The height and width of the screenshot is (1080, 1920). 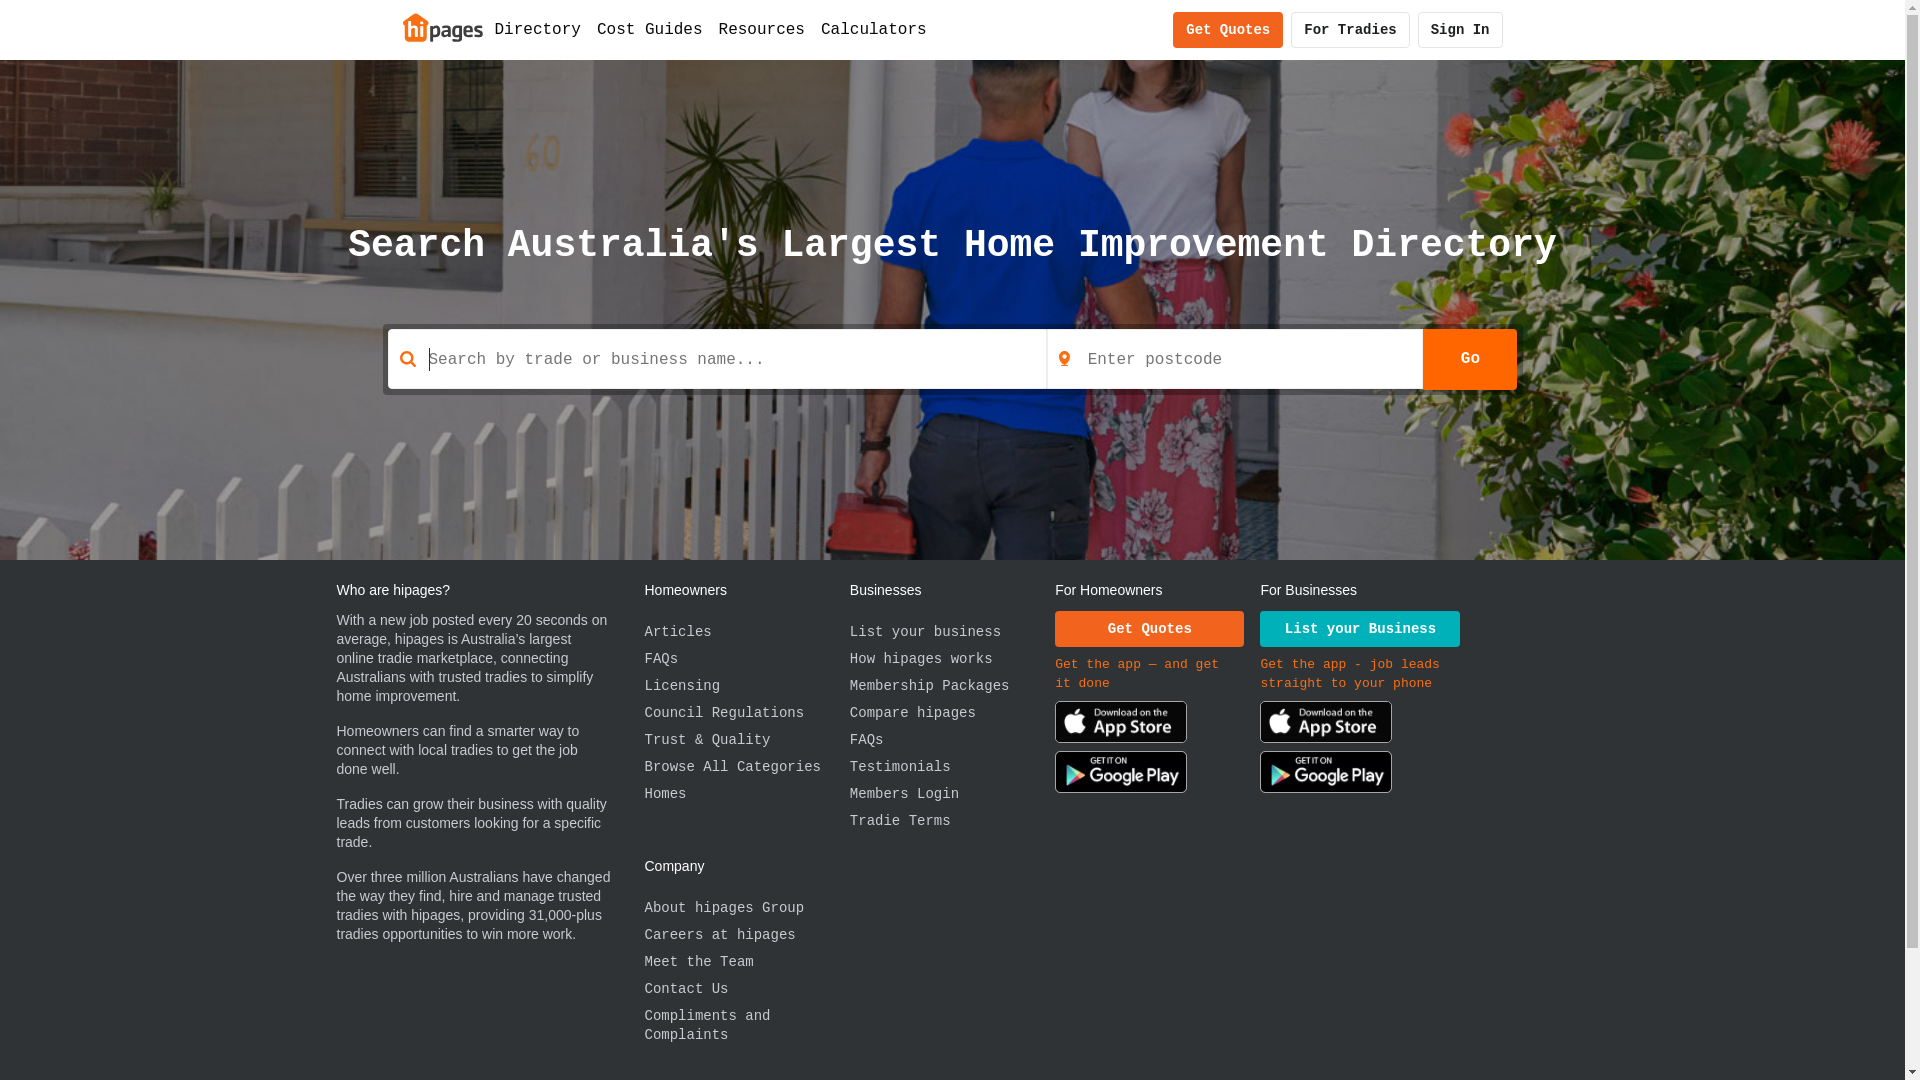 I want to click on 'Membership Packages', so click(x=951, y=685).